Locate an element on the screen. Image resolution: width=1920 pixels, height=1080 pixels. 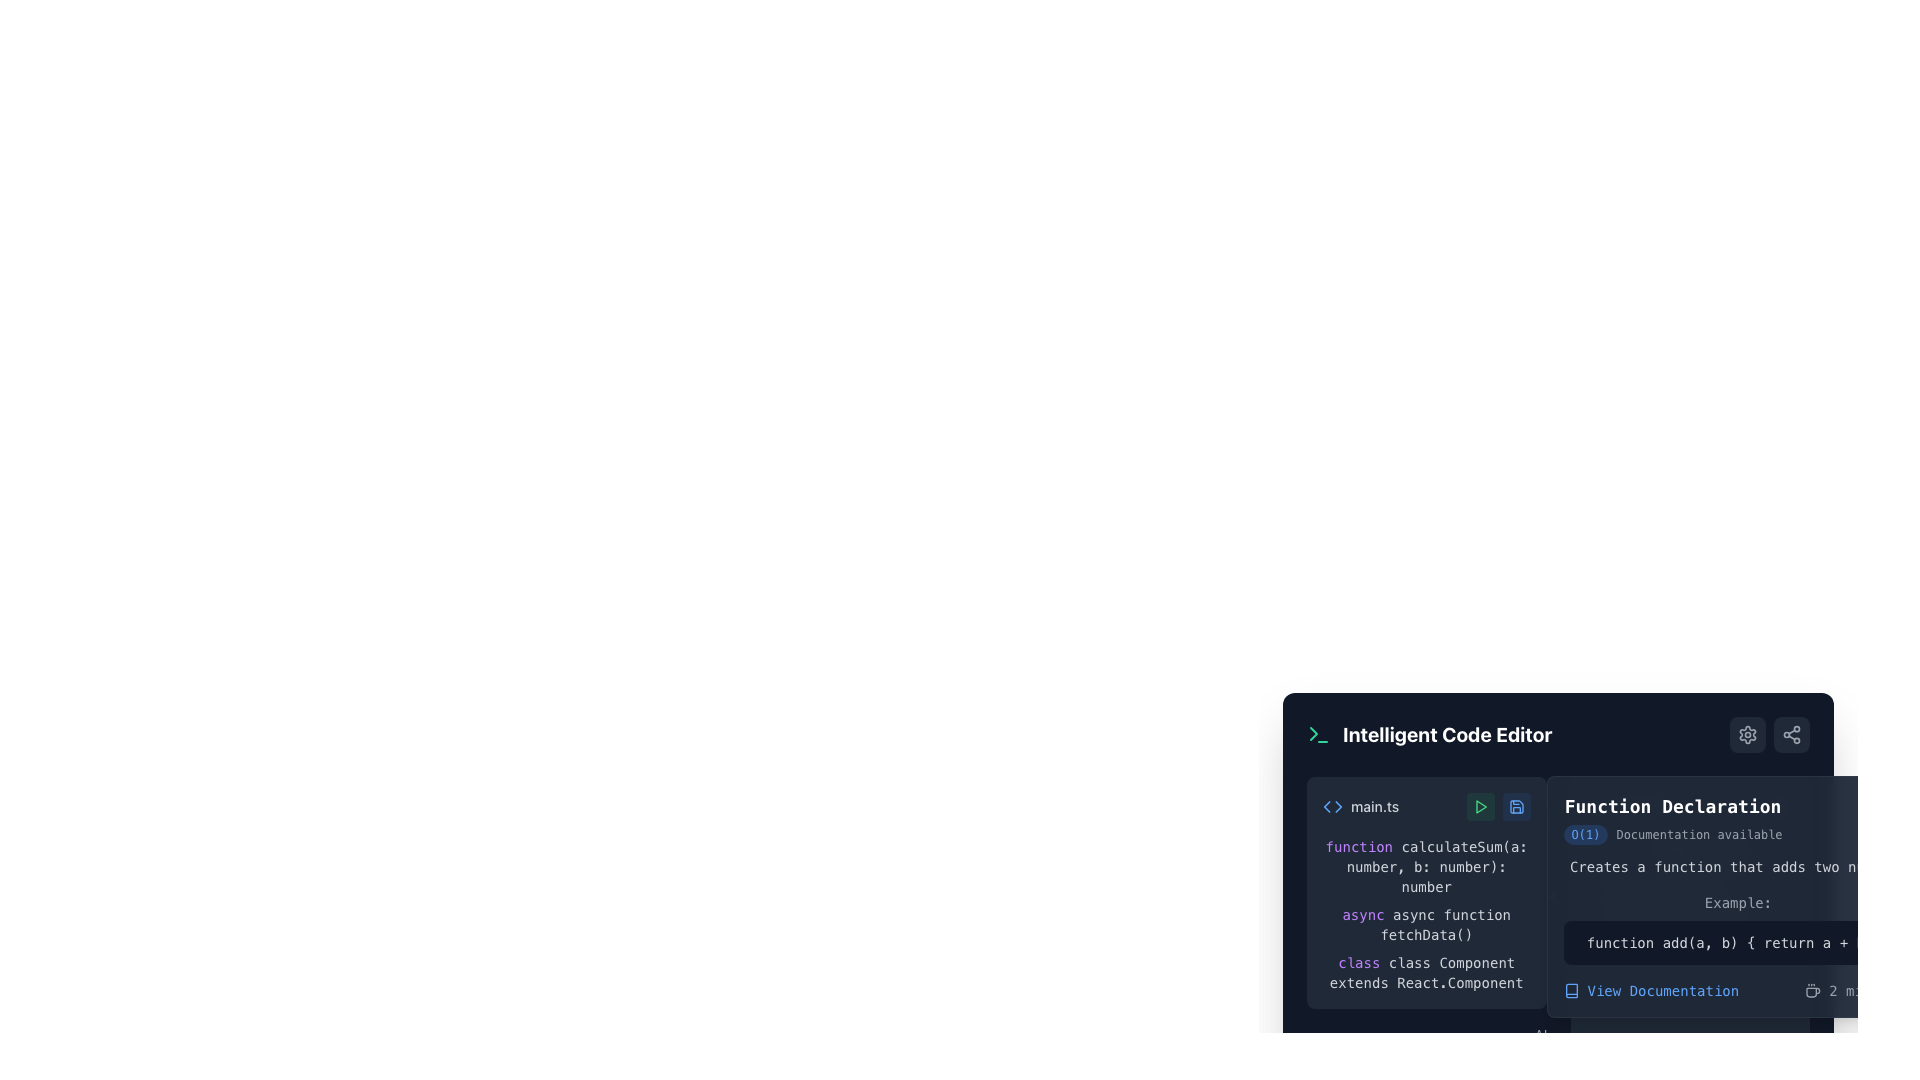
the left chevron icon of the dual-chevron graphical element for navigation purposes is located at coordinates (1327, 805).